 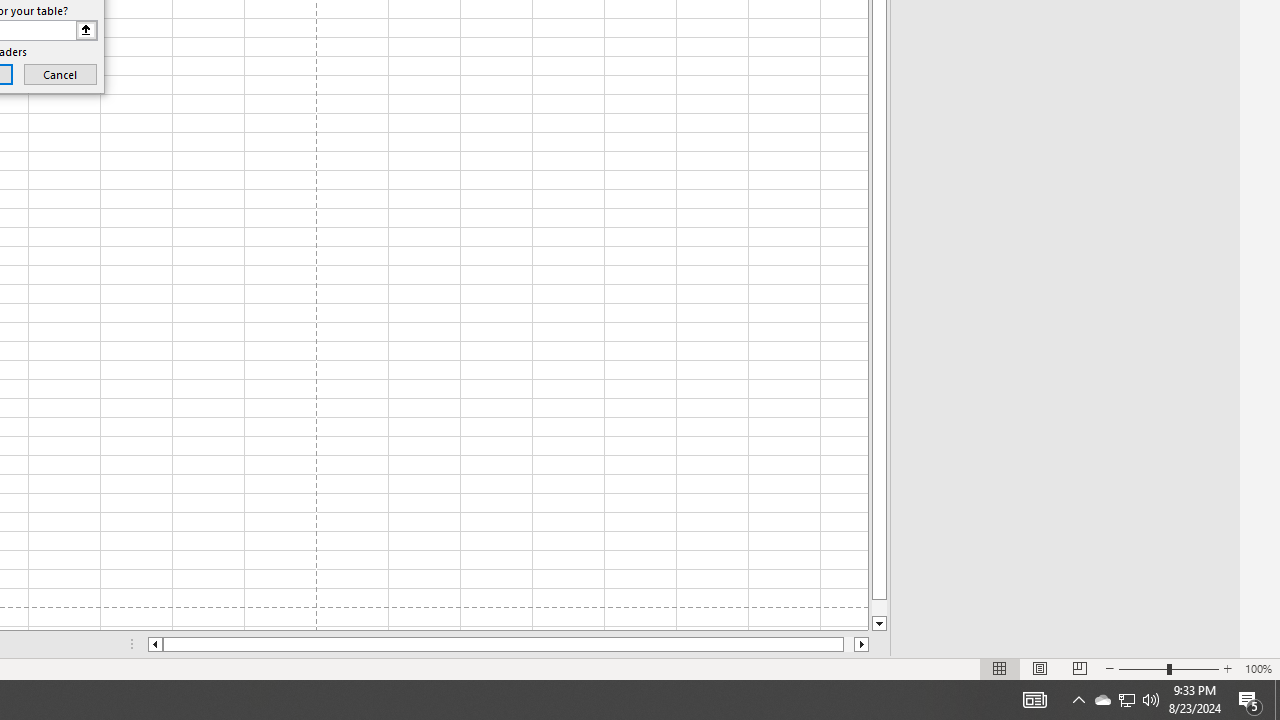 I want to click on 'Zoom', so click(x=1168, y=669).